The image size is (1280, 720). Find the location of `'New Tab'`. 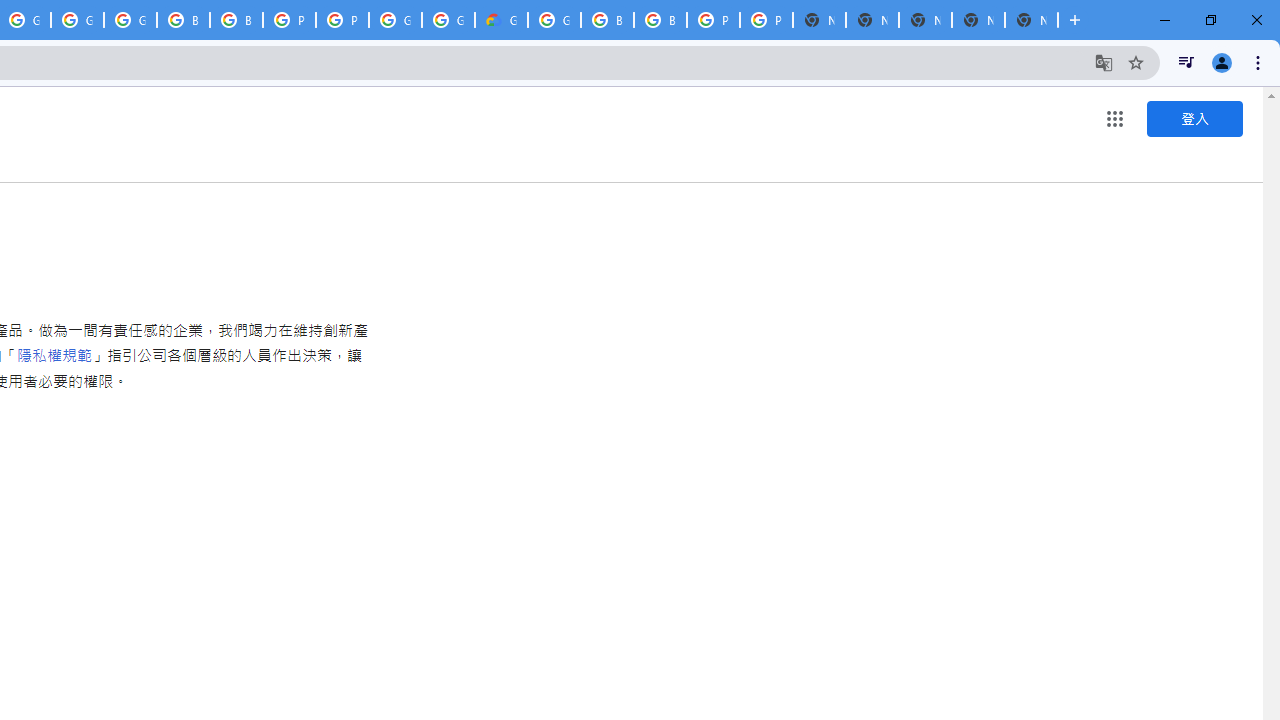

'New Tab' is located at coordinates (1031, 20).